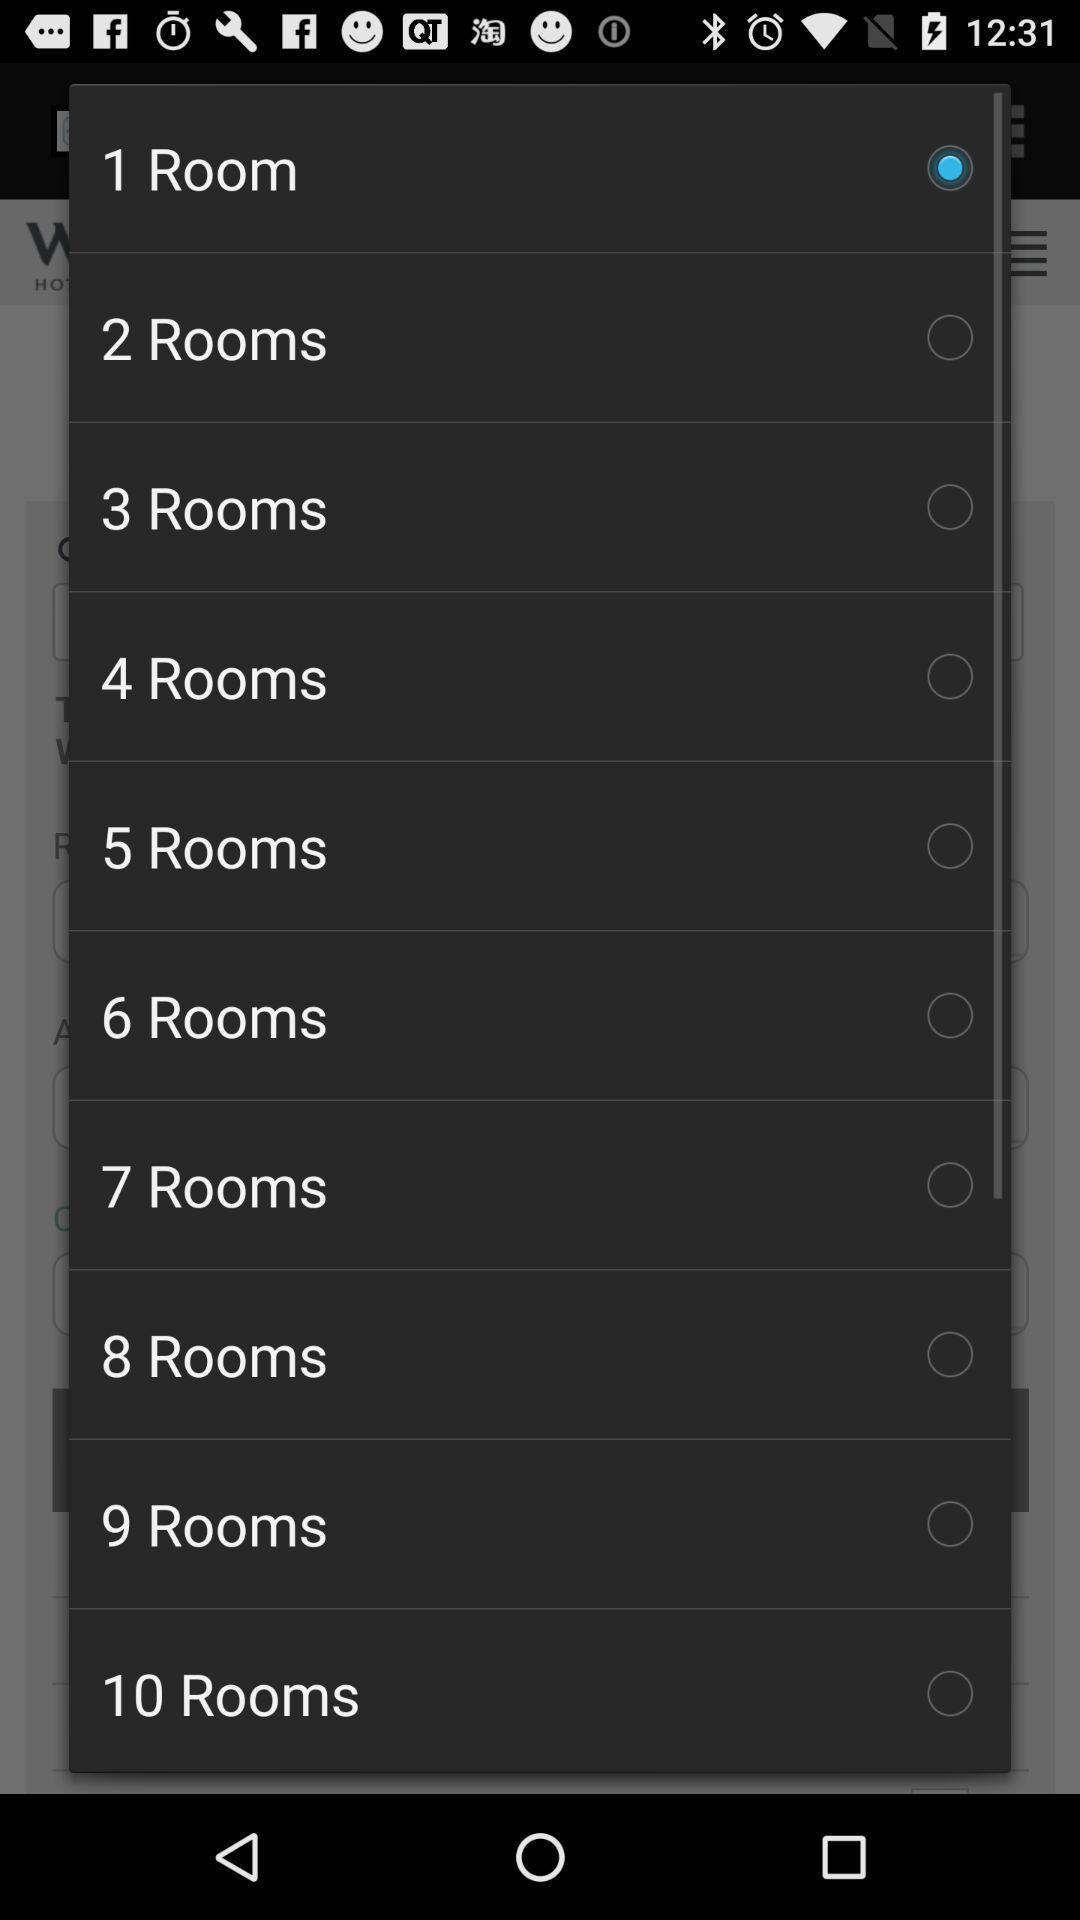 This screenshot has height=1920, width=1080. Describe the element at coordinates (540, 676) in the screenshot. I see `icon below the 3 rooms` at that location.